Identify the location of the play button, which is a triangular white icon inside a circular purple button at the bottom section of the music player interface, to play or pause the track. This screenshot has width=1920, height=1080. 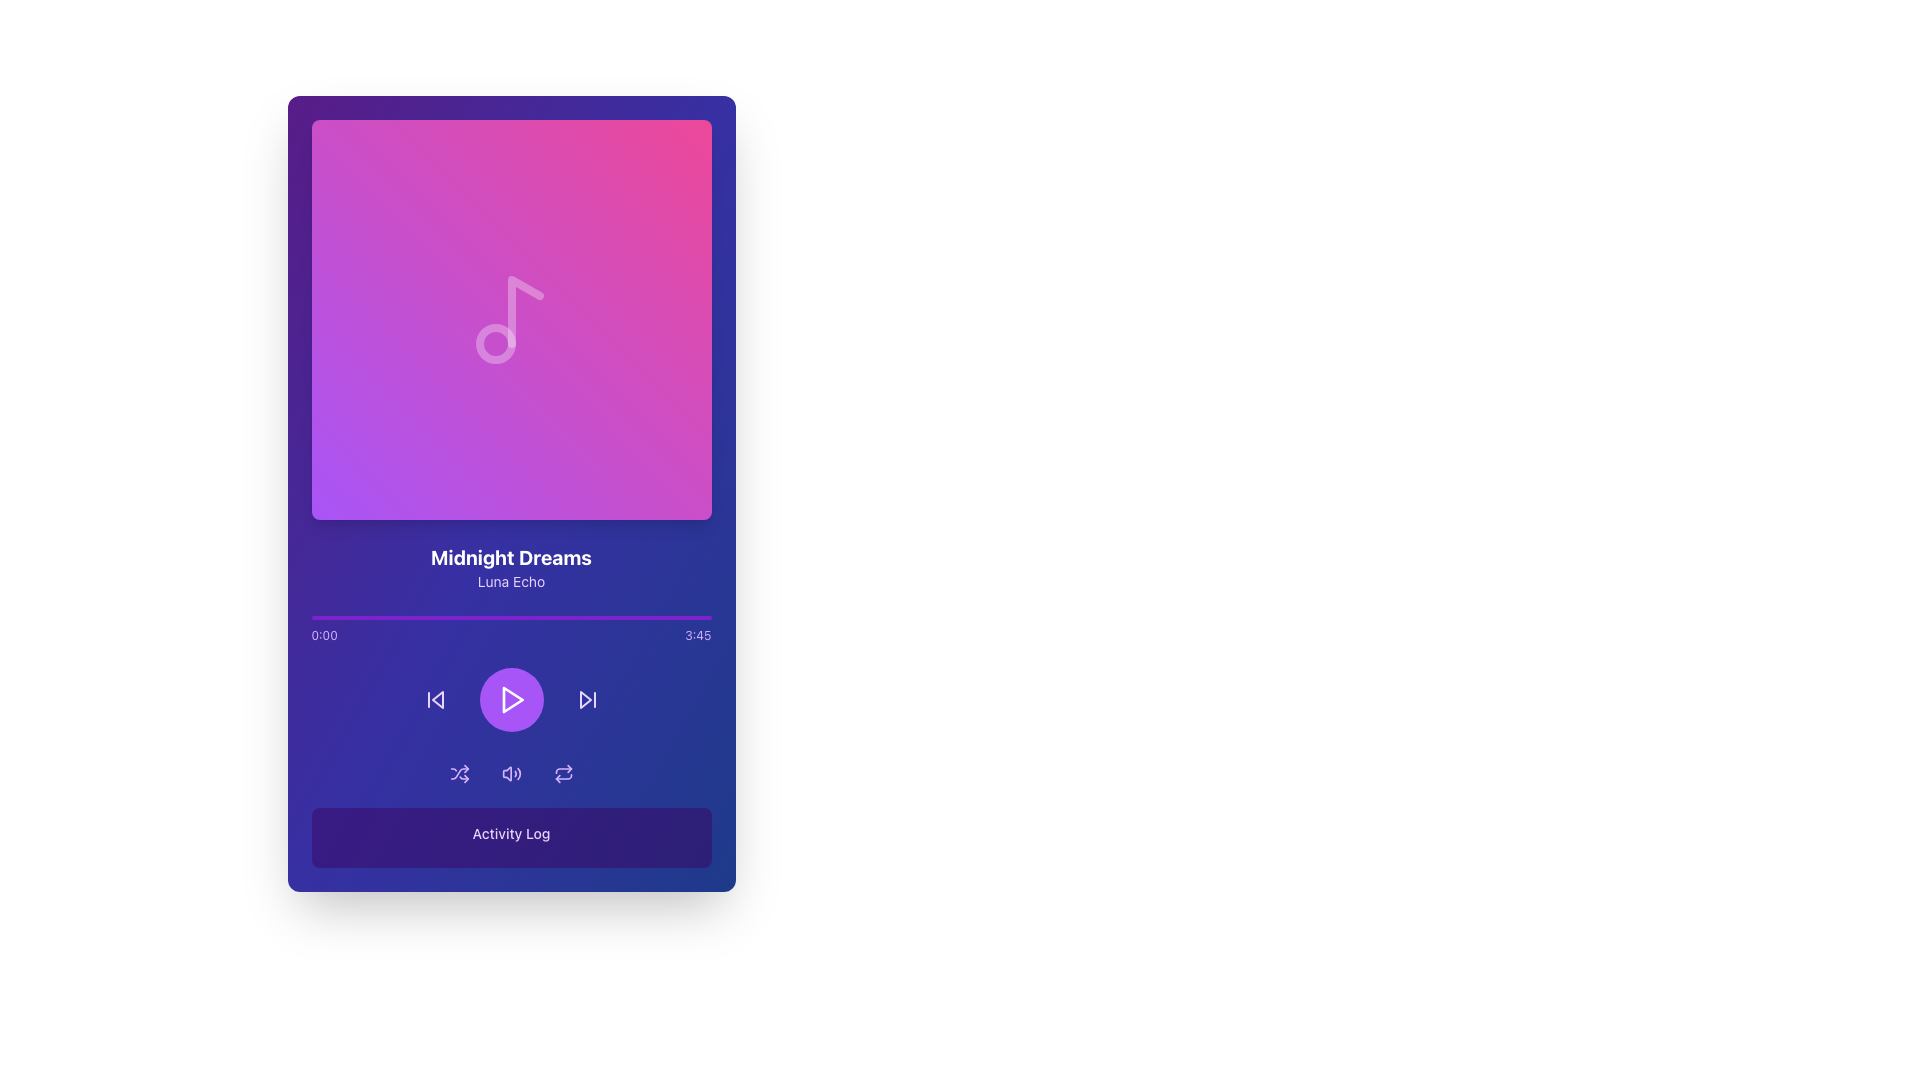
(511, 698).